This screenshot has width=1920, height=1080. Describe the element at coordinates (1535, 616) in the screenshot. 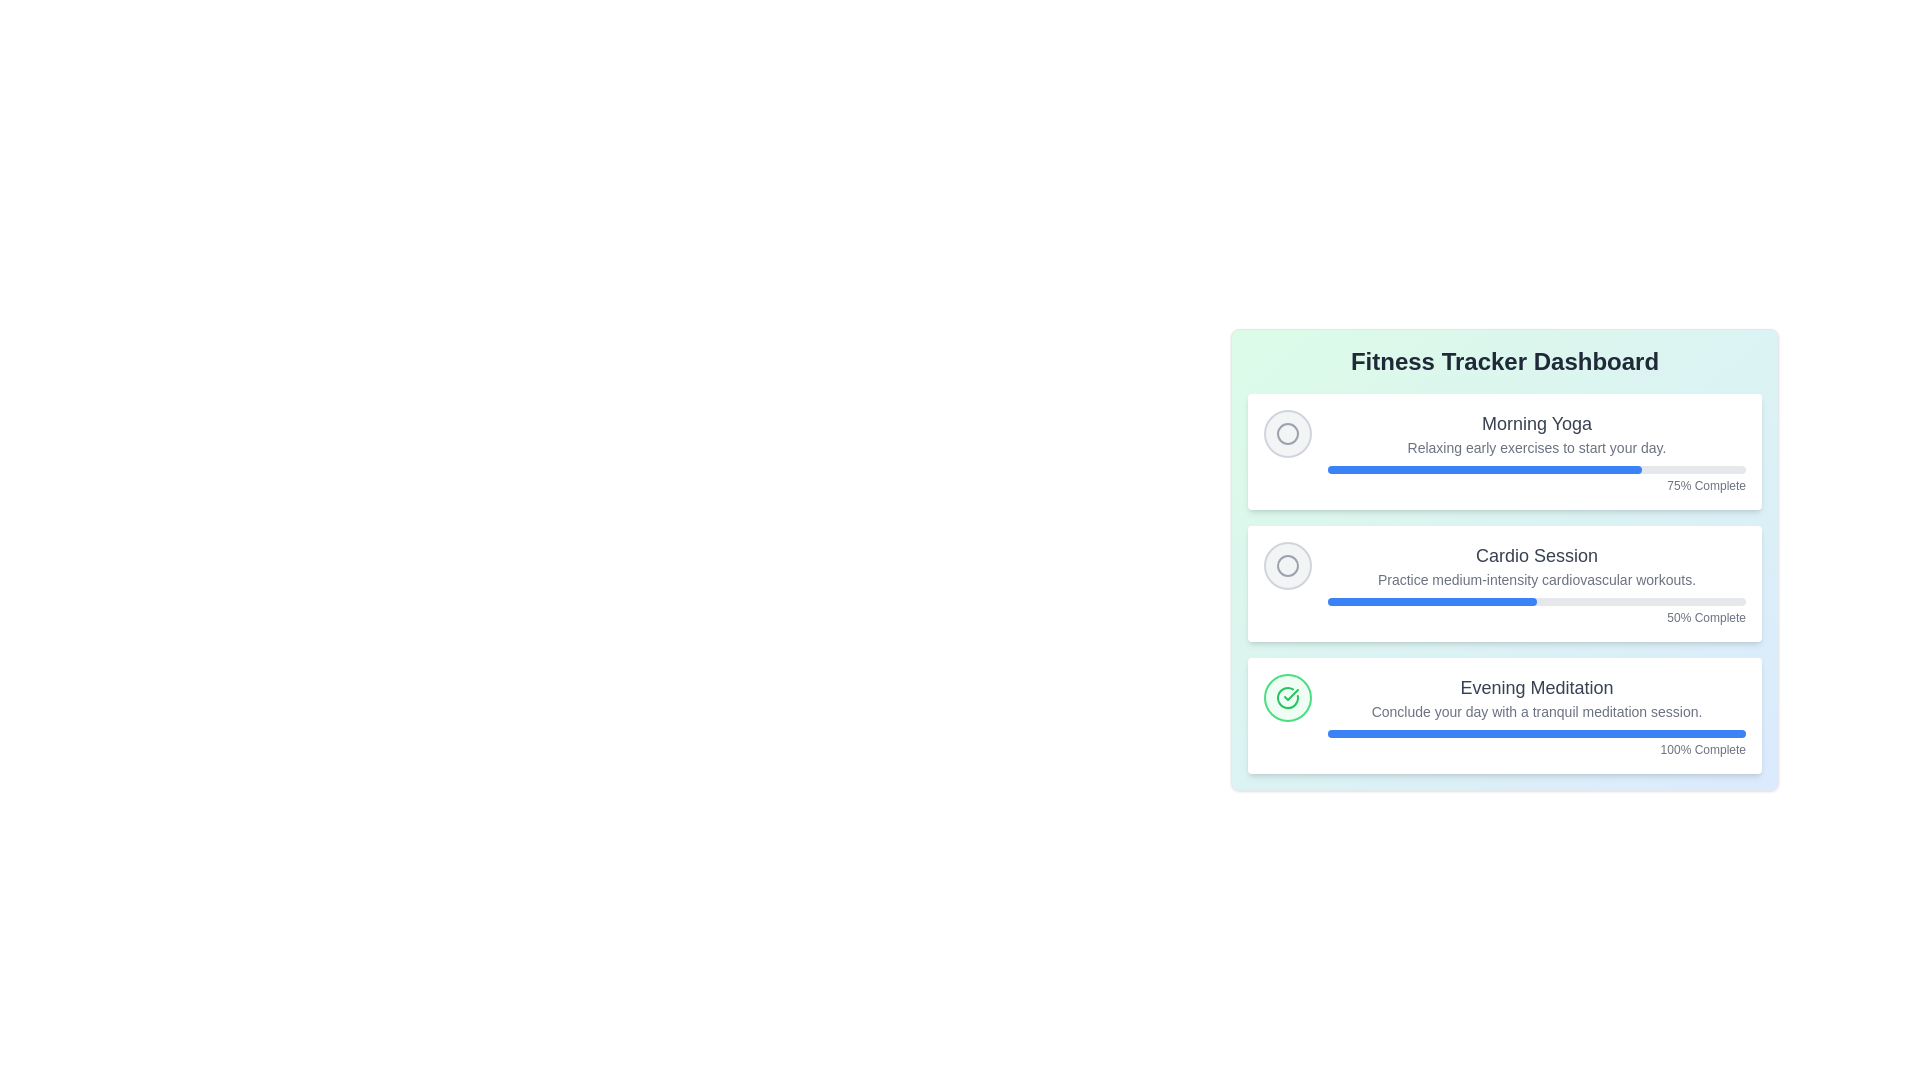

I see `the text label indicating the percentage progress (50%) located at the bottom-right corner of the 'Cardio Session' section, following the progress bar` at that location.